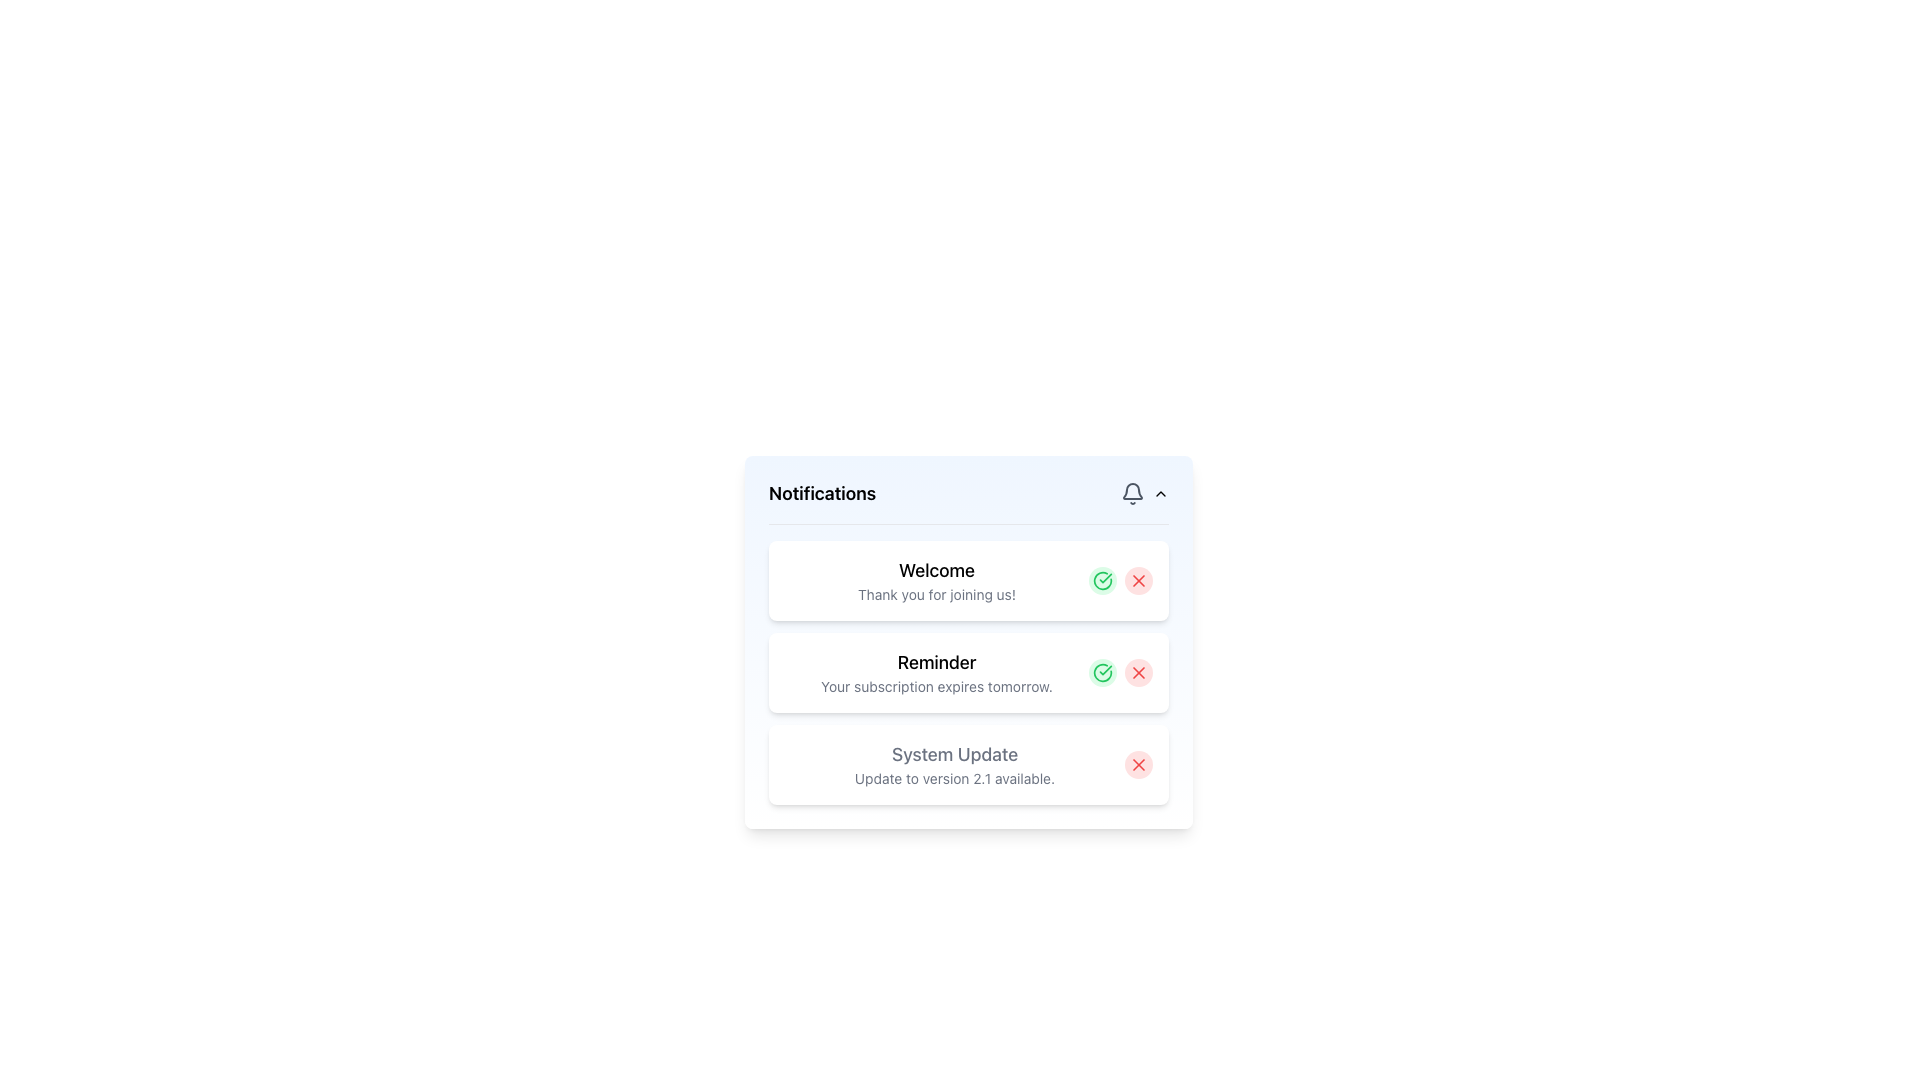 The width and height of the screenshot is (1920, 1080). Describe the element at coordinates (1138, 581) in the screenshot. I see `the circular red button with a red cross ('X') symbol located in the upper-right corner of the 'Welcome' notification card` at that location.